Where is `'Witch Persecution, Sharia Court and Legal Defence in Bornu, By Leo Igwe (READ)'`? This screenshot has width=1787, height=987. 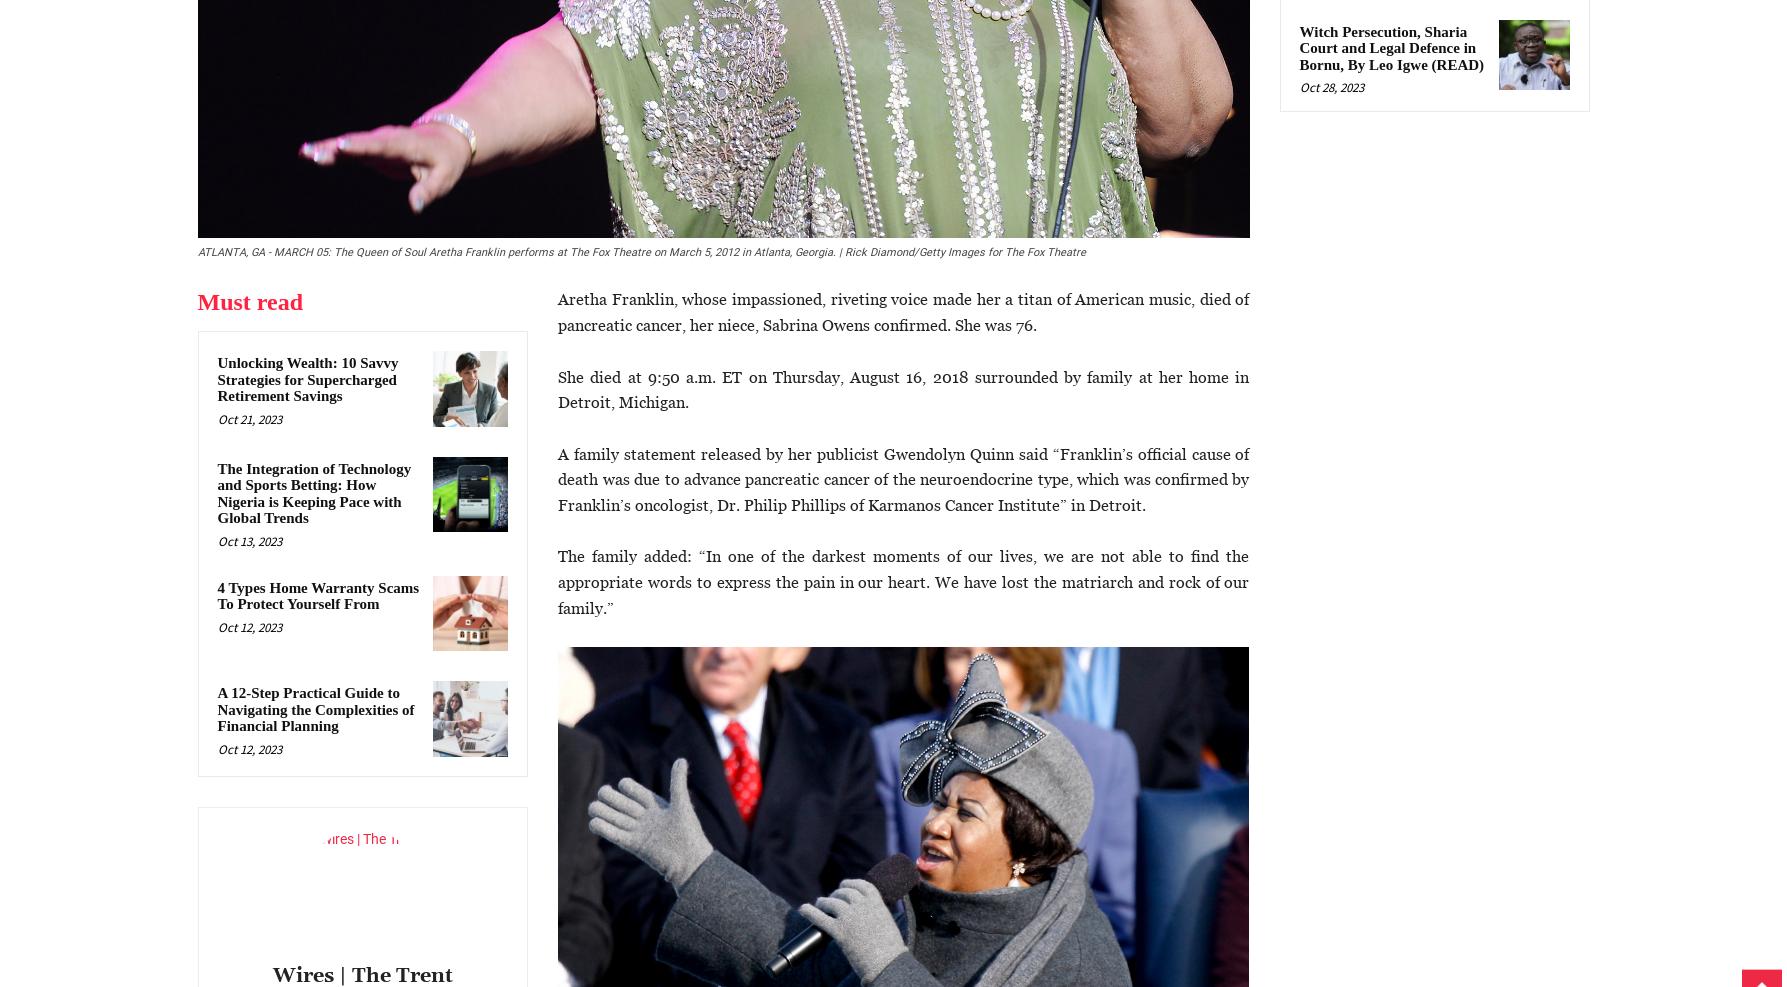 'Witch Persecution, Sharia Court and Legal Defence in Bornu, By Leo Igwe (READ)' is located at coordinates (1390, 46).